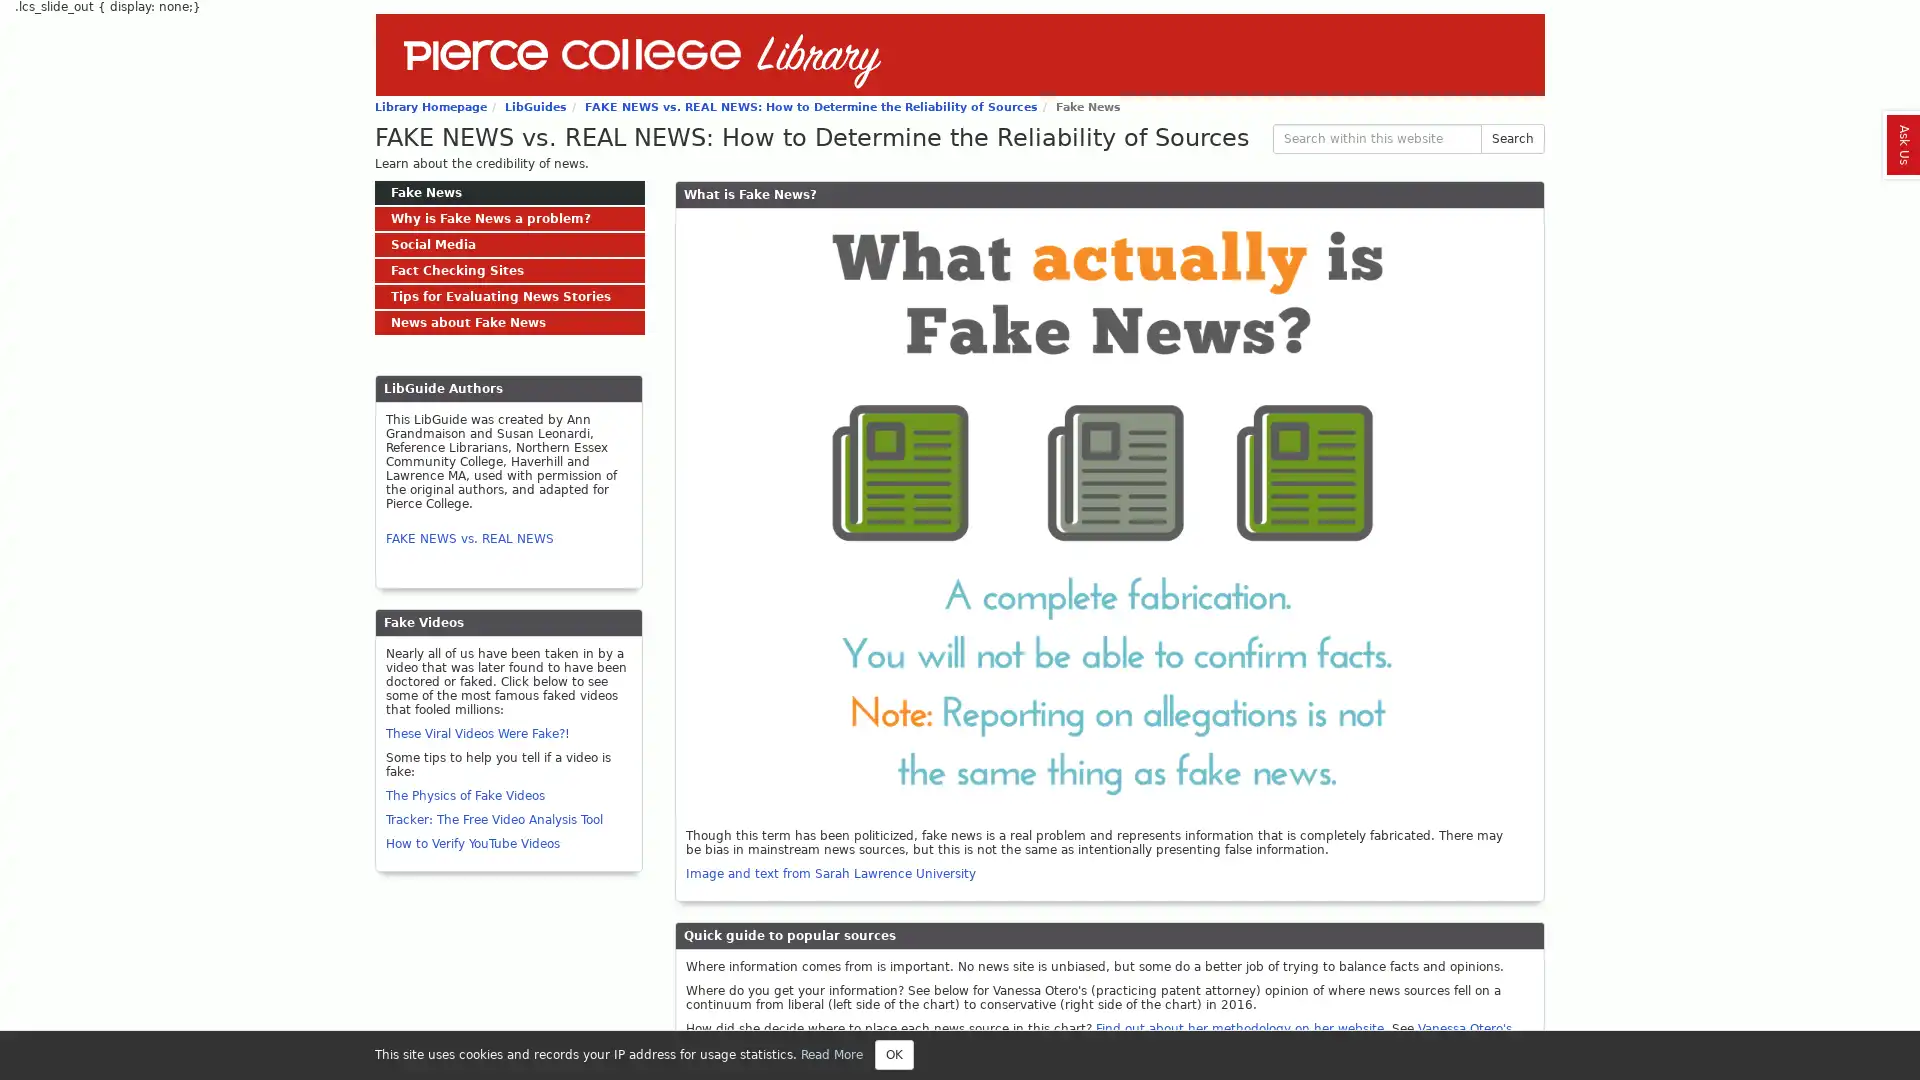  What do you see at coordinates (893, 1054) in the screenshot?
I see `Close` at bounding box center [893, 1054].